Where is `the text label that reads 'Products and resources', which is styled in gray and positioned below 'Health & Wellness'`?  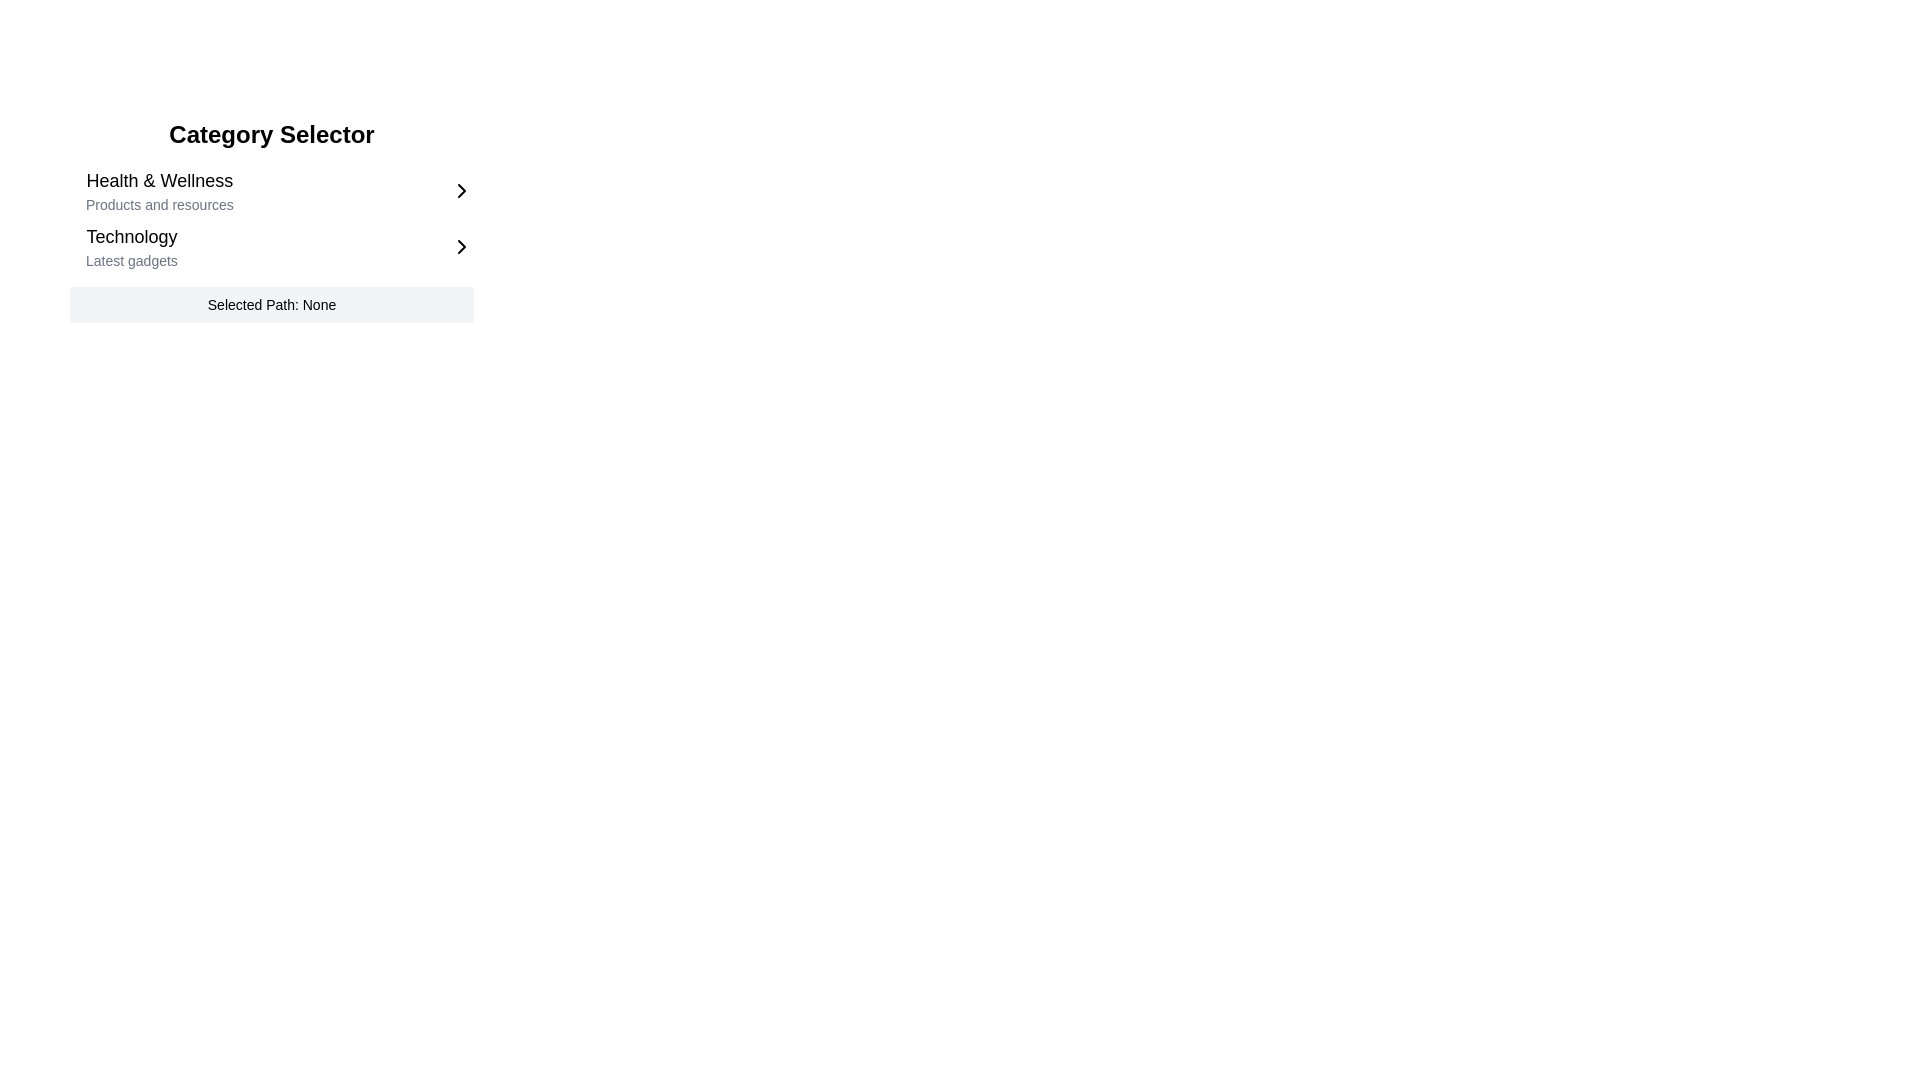 the text label that reads 'Products and resources', which is styled in gray and positioned below 'Health & Wellness' is located at coordinates (158, 204).